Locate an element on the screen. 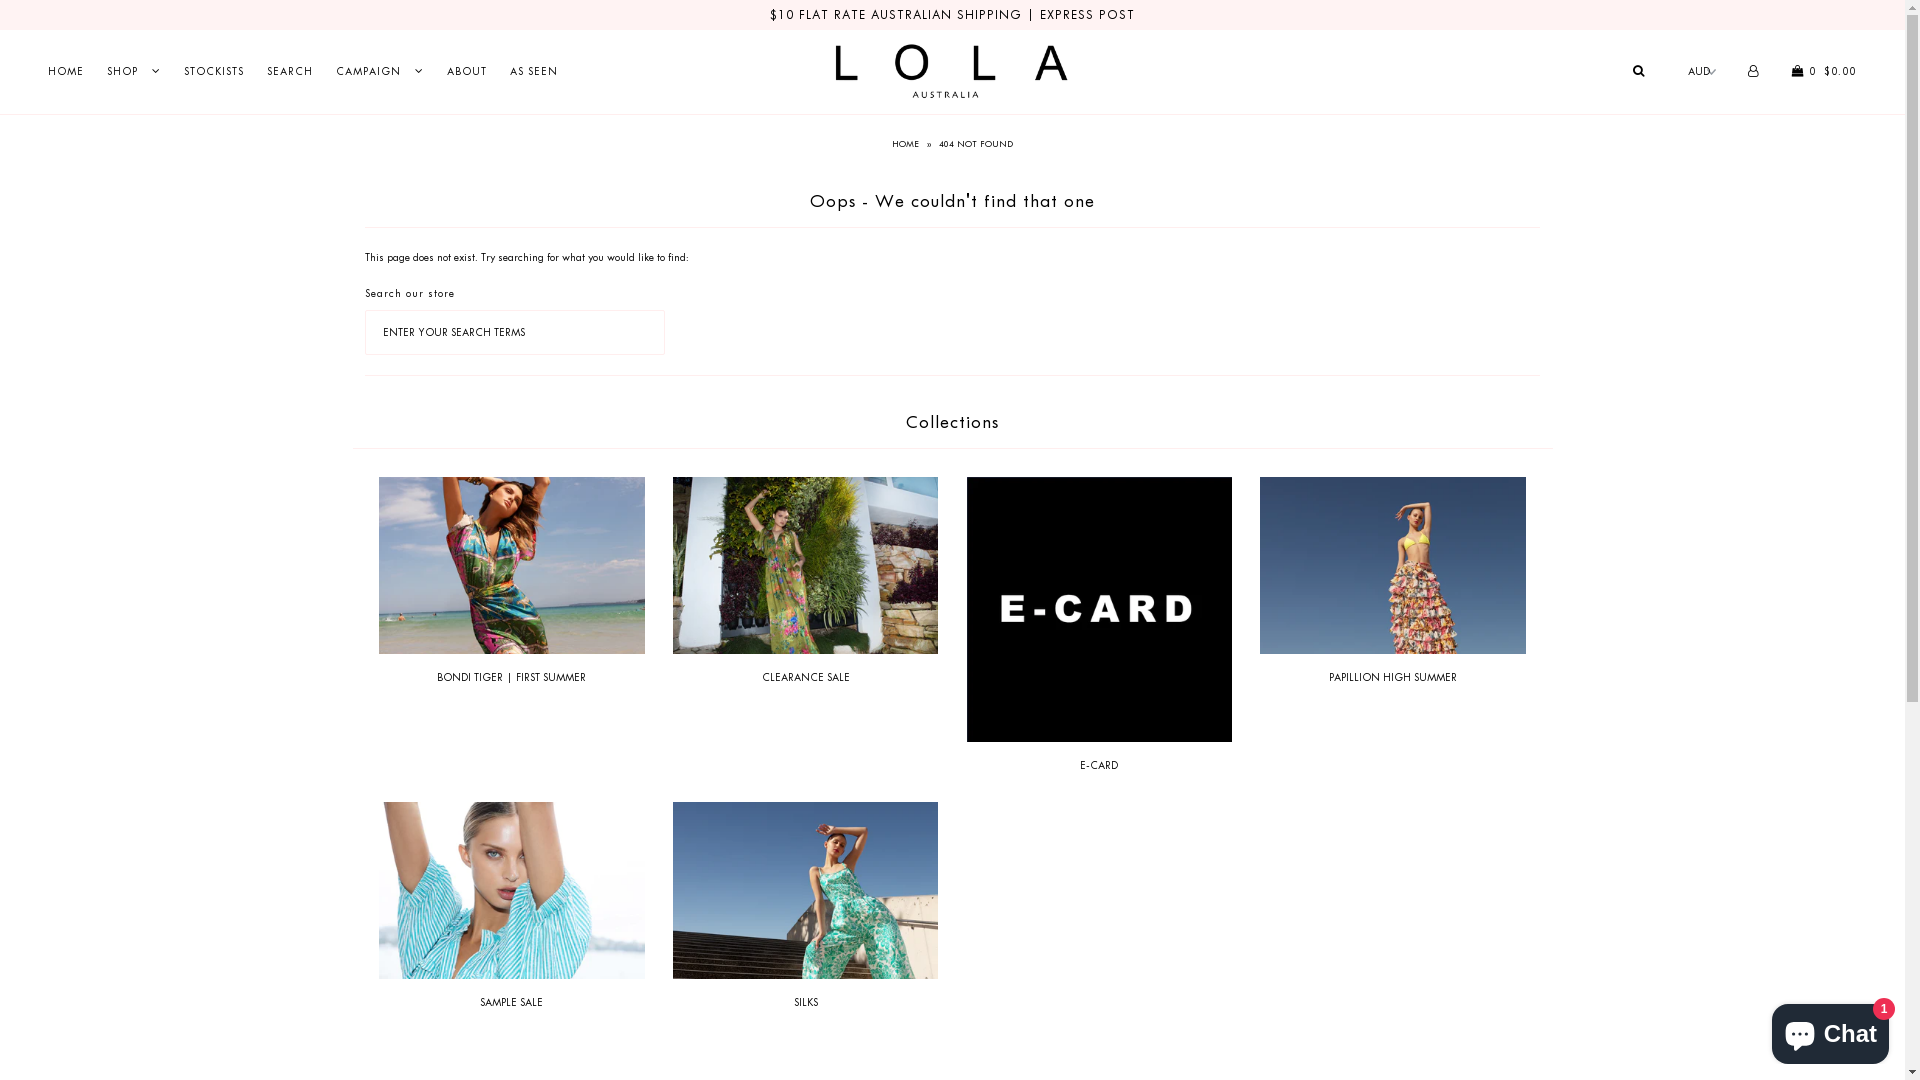  'ABOUT' is located at coordinates (465, 70).